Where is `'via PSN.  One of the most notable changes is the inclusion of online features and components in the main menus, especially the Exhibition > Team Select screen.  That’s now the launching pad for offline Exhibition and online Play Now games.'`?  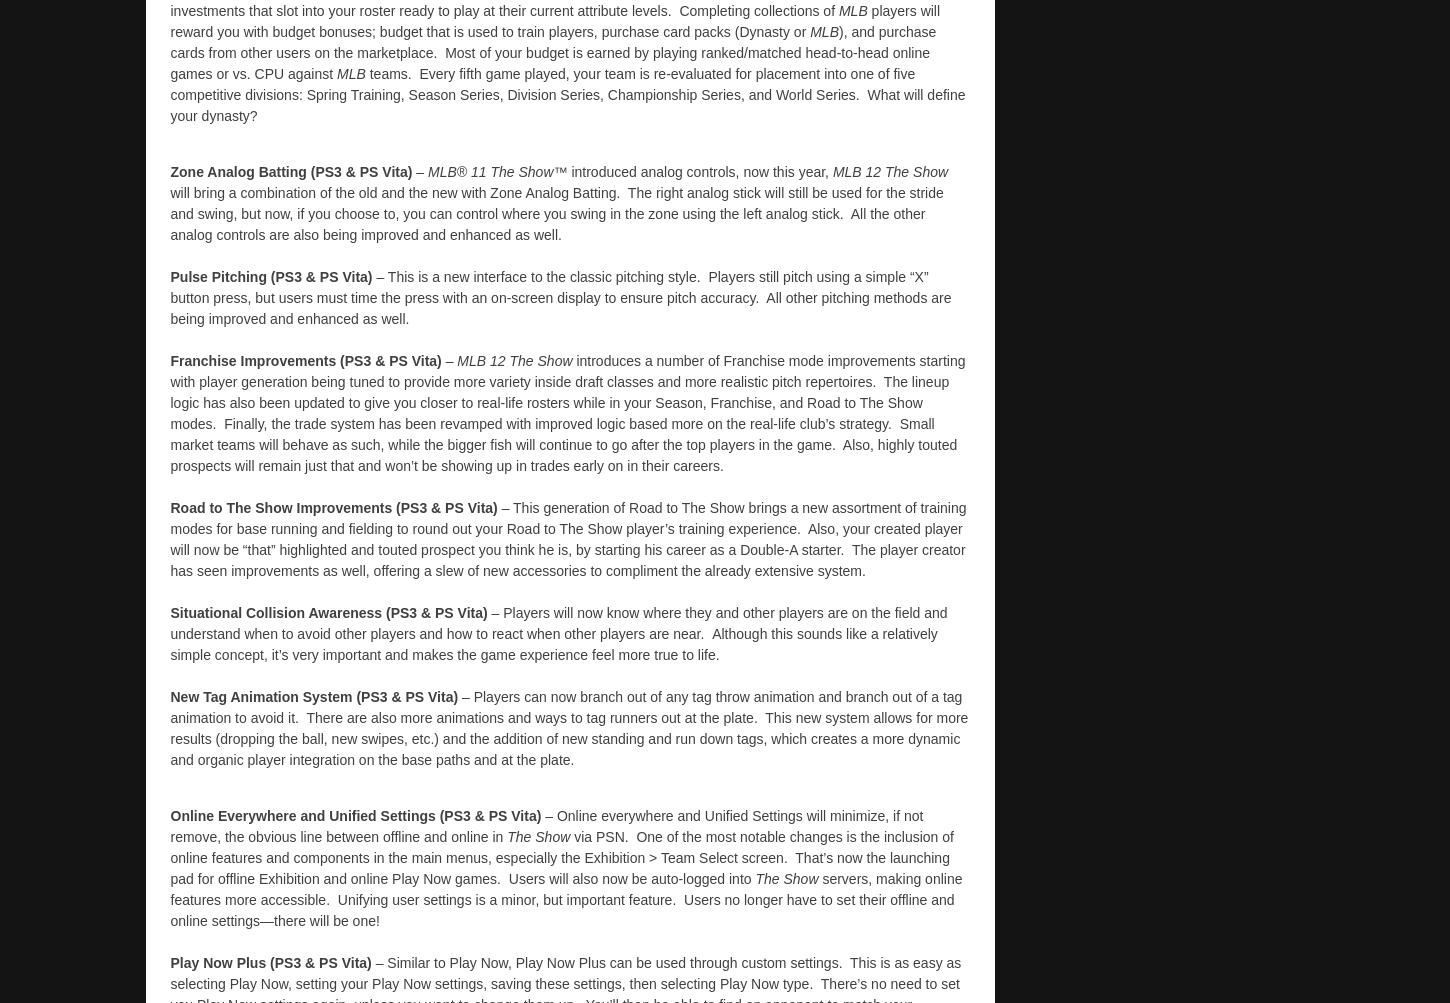 'via PSN.  One of the most notable changes is the inclusion of online features and components in the main menus, especially the Exhibition > Team Select screen.  That’s now the launching pad for offline Exhibition and online Play Now games.' is located at coordinates (561, 856).